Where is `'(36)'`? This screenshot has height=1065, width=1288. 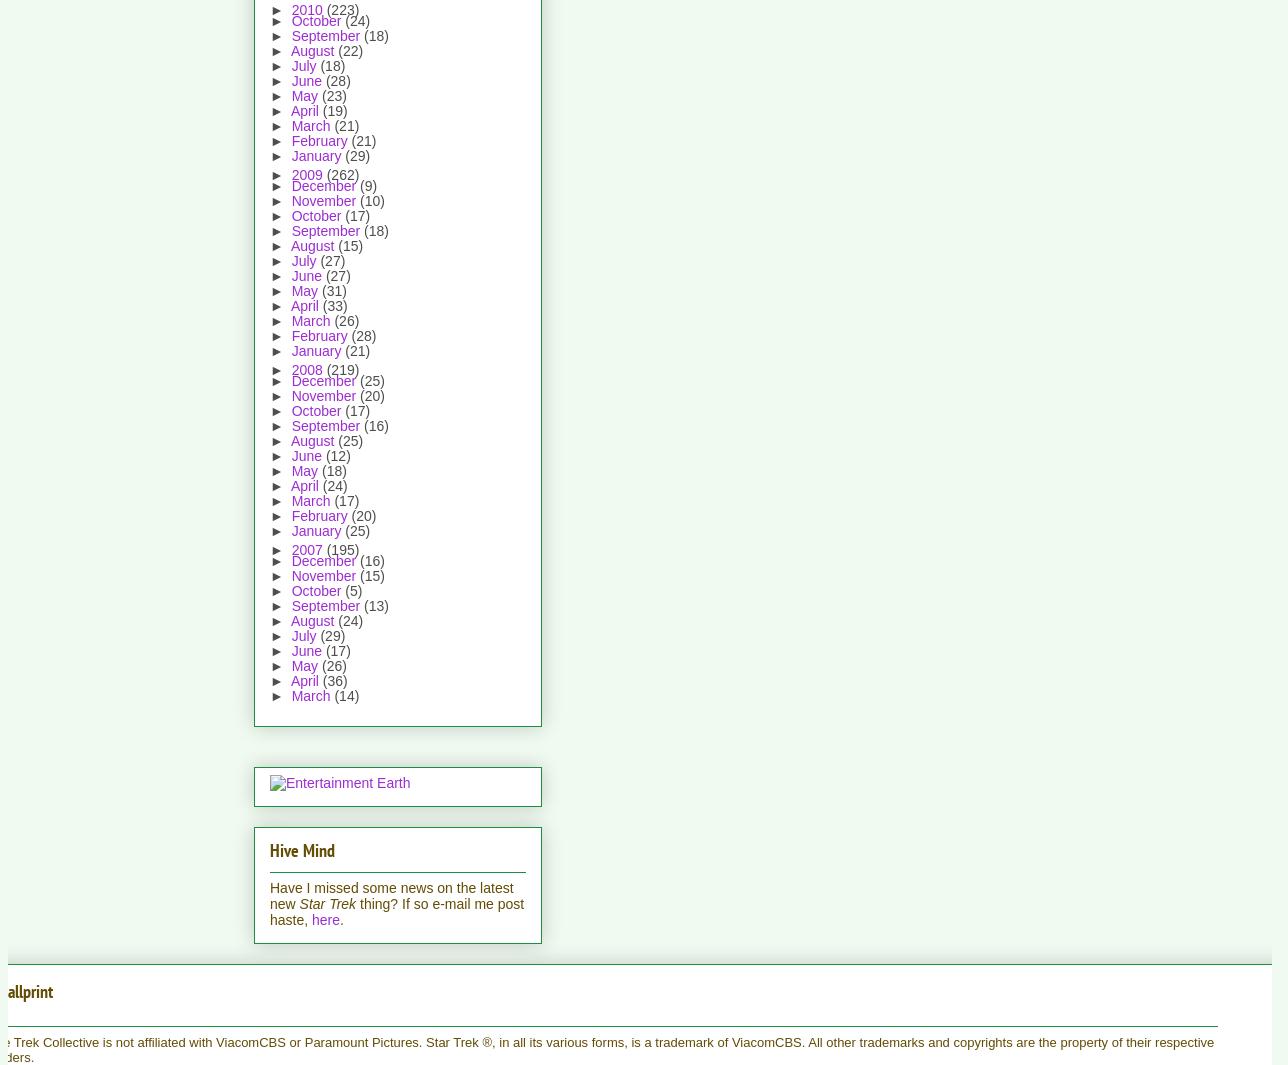 '(36)' is located at coordinates (334, 680).